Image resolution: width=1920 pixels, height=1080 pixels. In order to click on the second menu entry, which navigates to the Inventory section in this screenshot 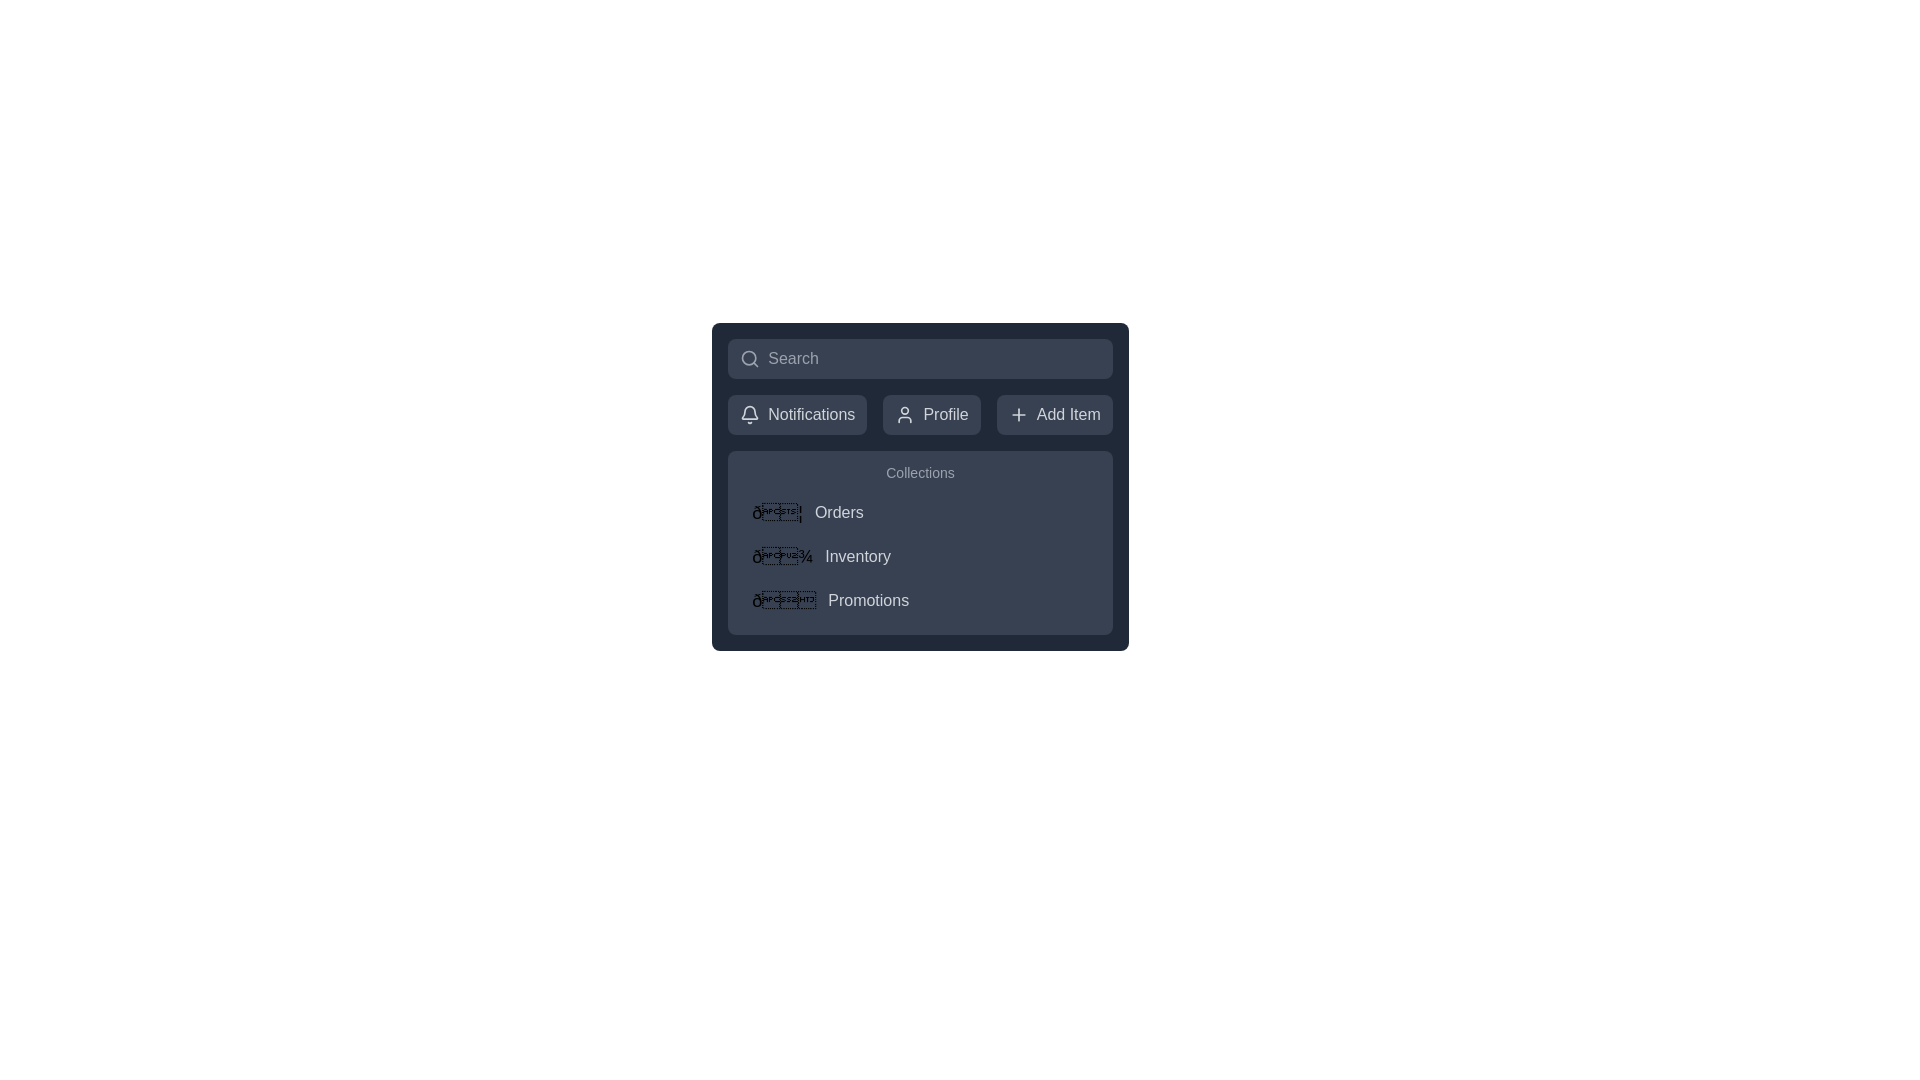, I will do `click(858, 556)`.